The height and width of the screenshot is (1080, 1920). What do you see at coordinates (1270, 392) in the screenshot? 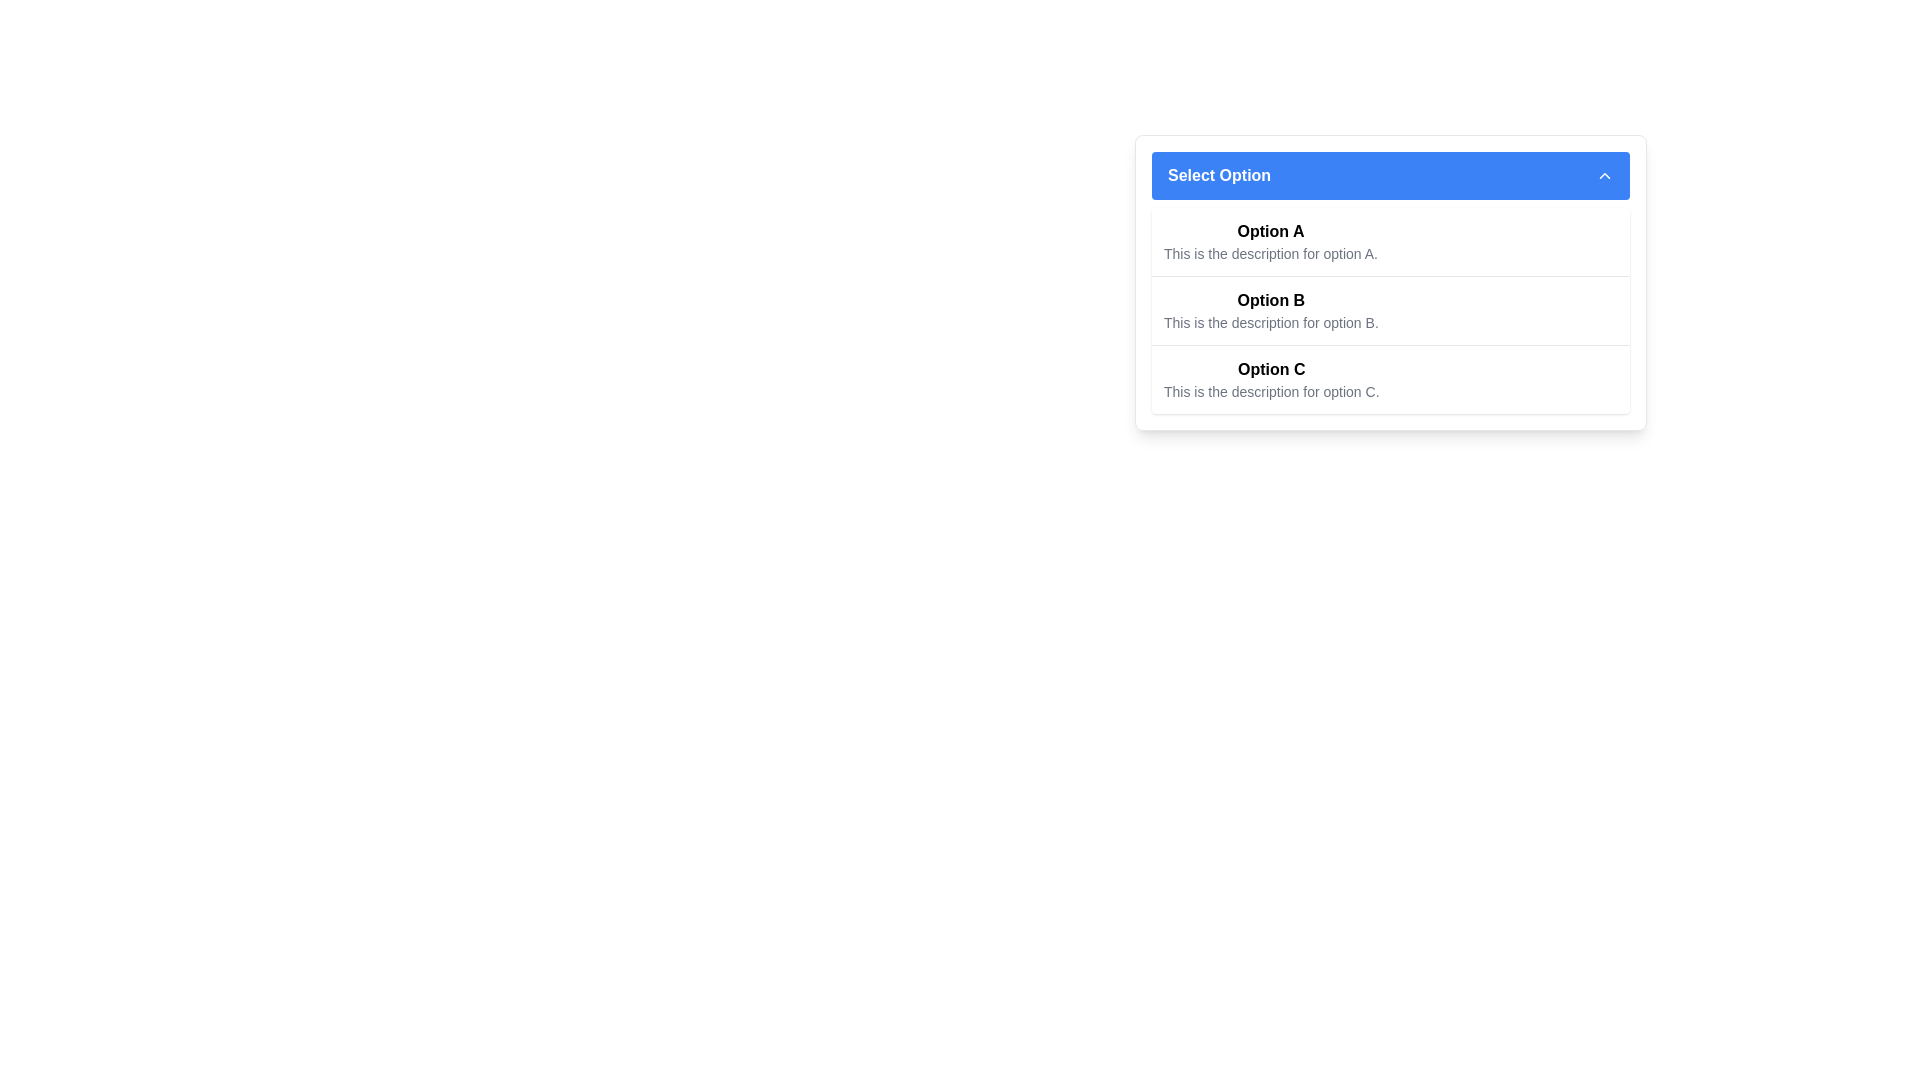
I see `text description located below the bold header 'Option C', which reads: 'This is the description for option C.'` at bounding box center [1270, 392].